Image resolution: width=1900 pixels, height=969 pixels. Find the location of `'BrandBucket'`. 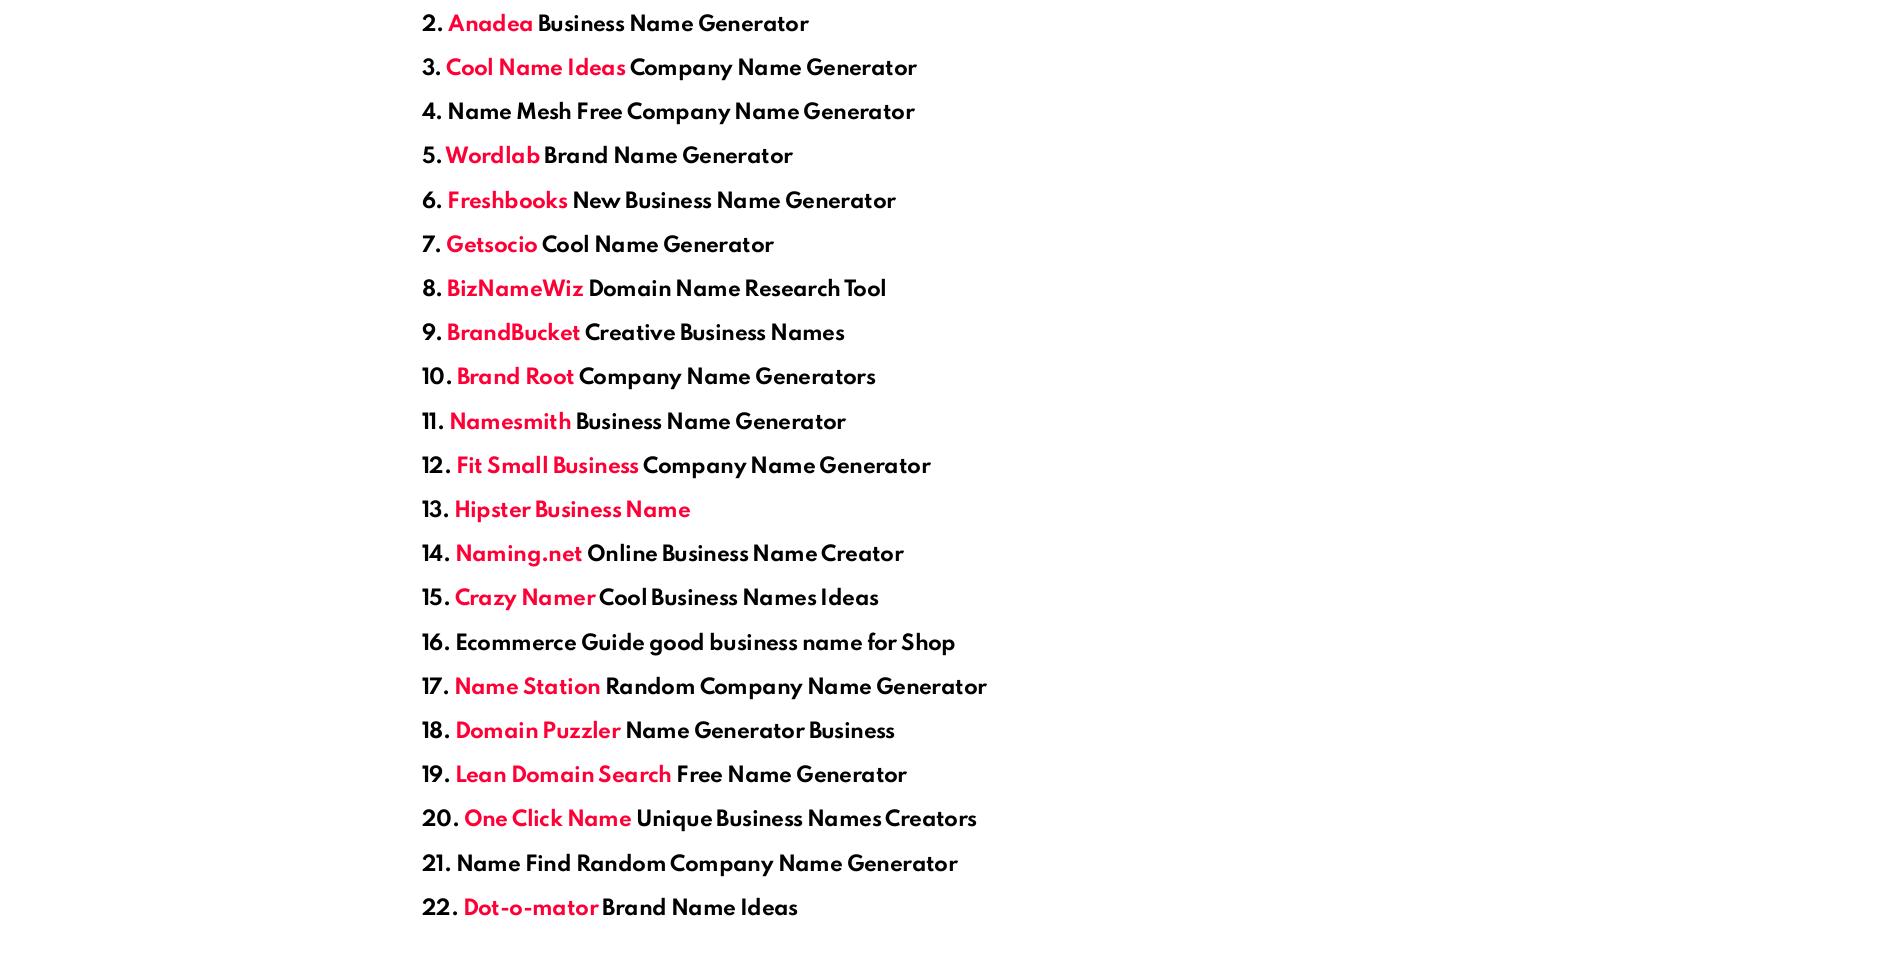

'BrandBucket' is located at coordinates (513, 333).